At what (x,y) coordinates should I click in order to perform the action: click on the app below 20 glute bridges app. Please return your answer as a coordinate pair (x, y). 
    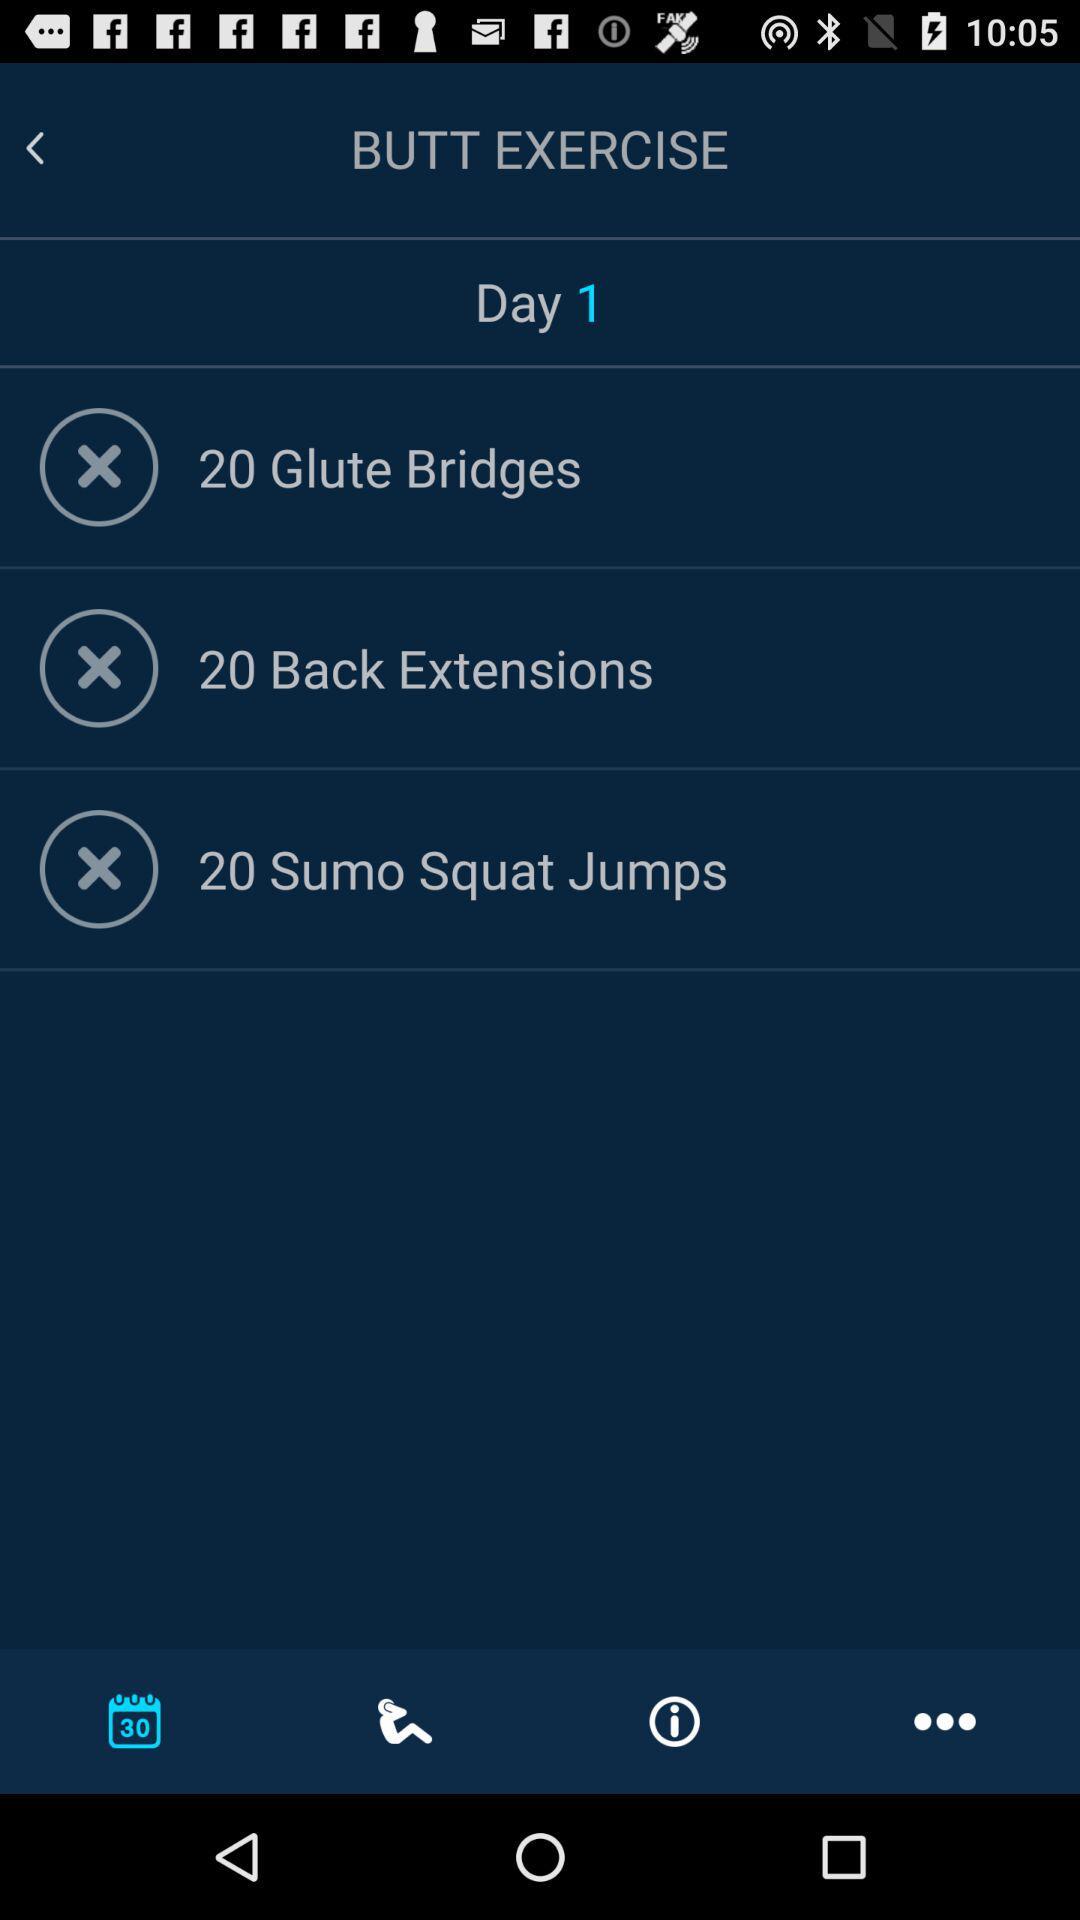
    Looking at the image, I should click on (618, 667).